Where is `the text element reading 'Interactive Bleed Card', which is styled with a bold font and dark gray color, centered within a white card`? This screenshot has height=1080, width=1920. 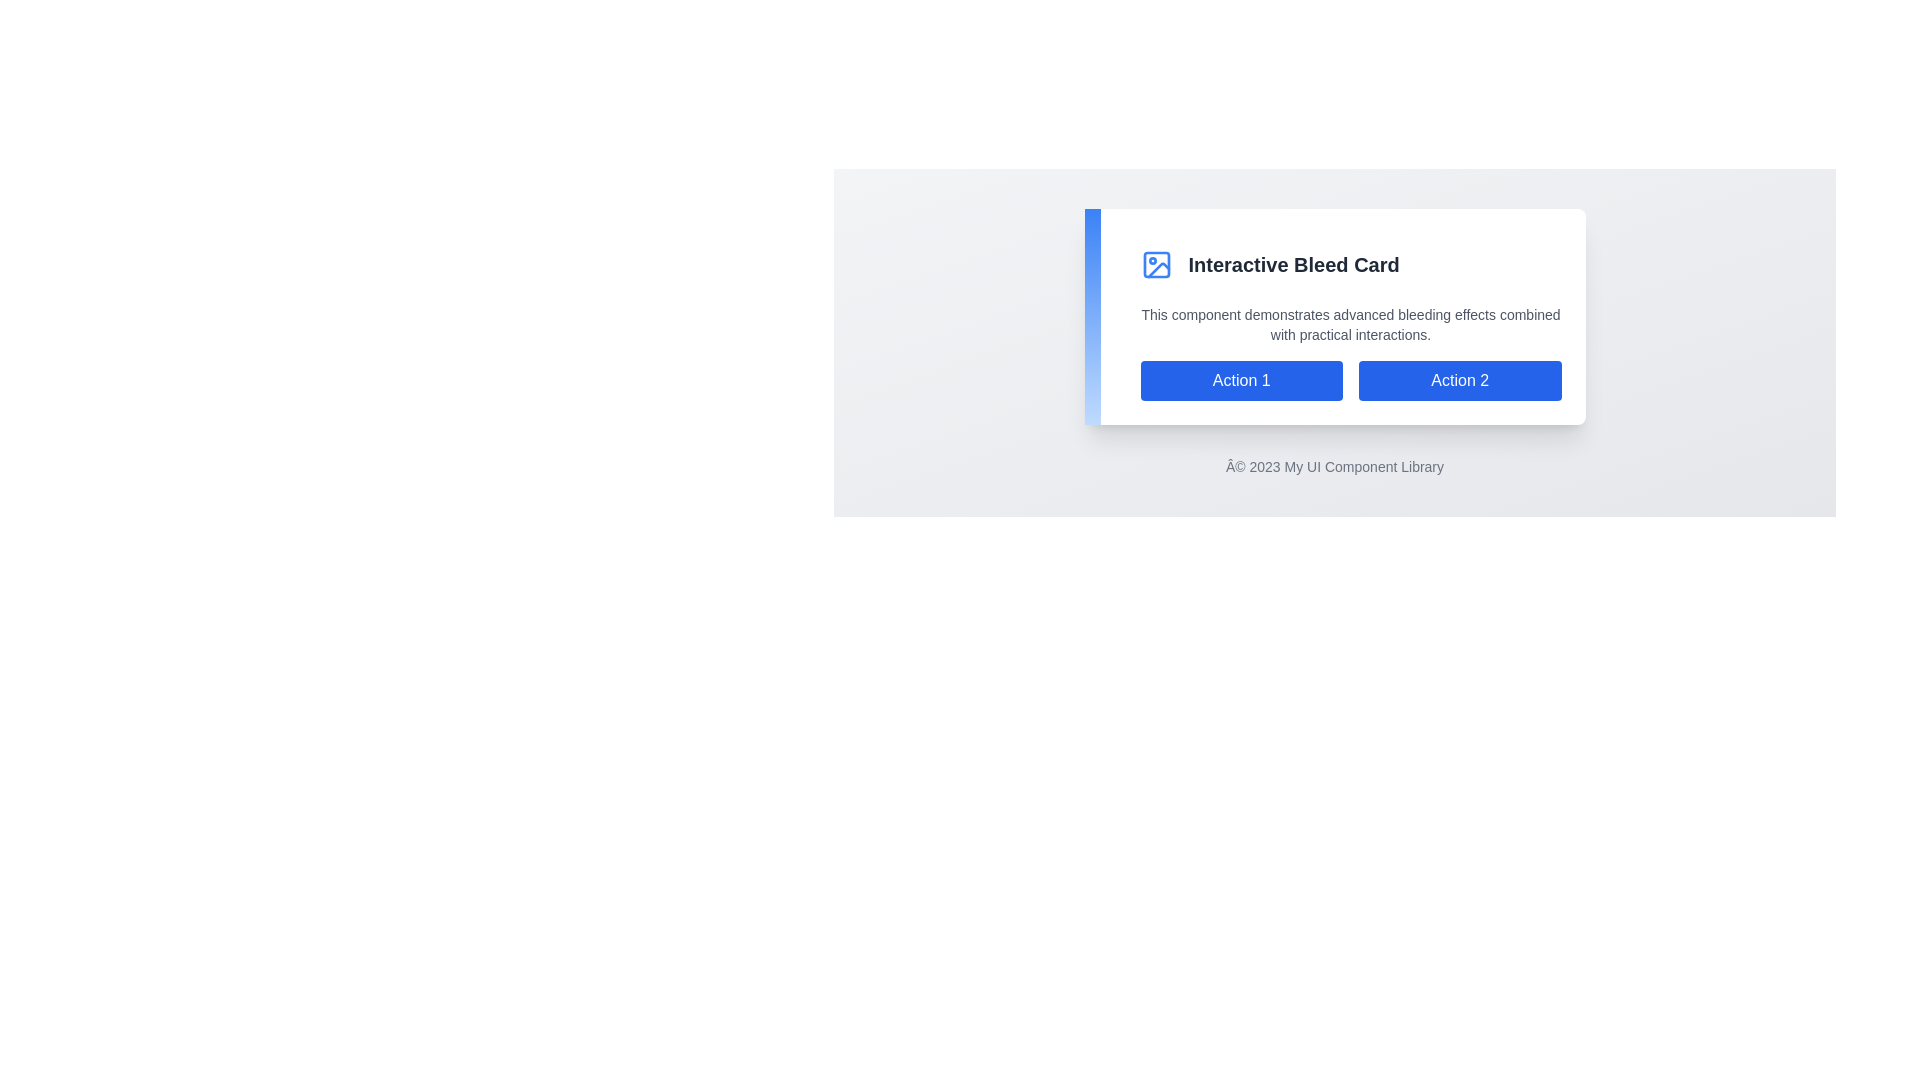
the text element reading 'Interactive Bleed Card', which is styled with a bold font and dark gray color, centered within a white card is located at coordinates (1294, 264).